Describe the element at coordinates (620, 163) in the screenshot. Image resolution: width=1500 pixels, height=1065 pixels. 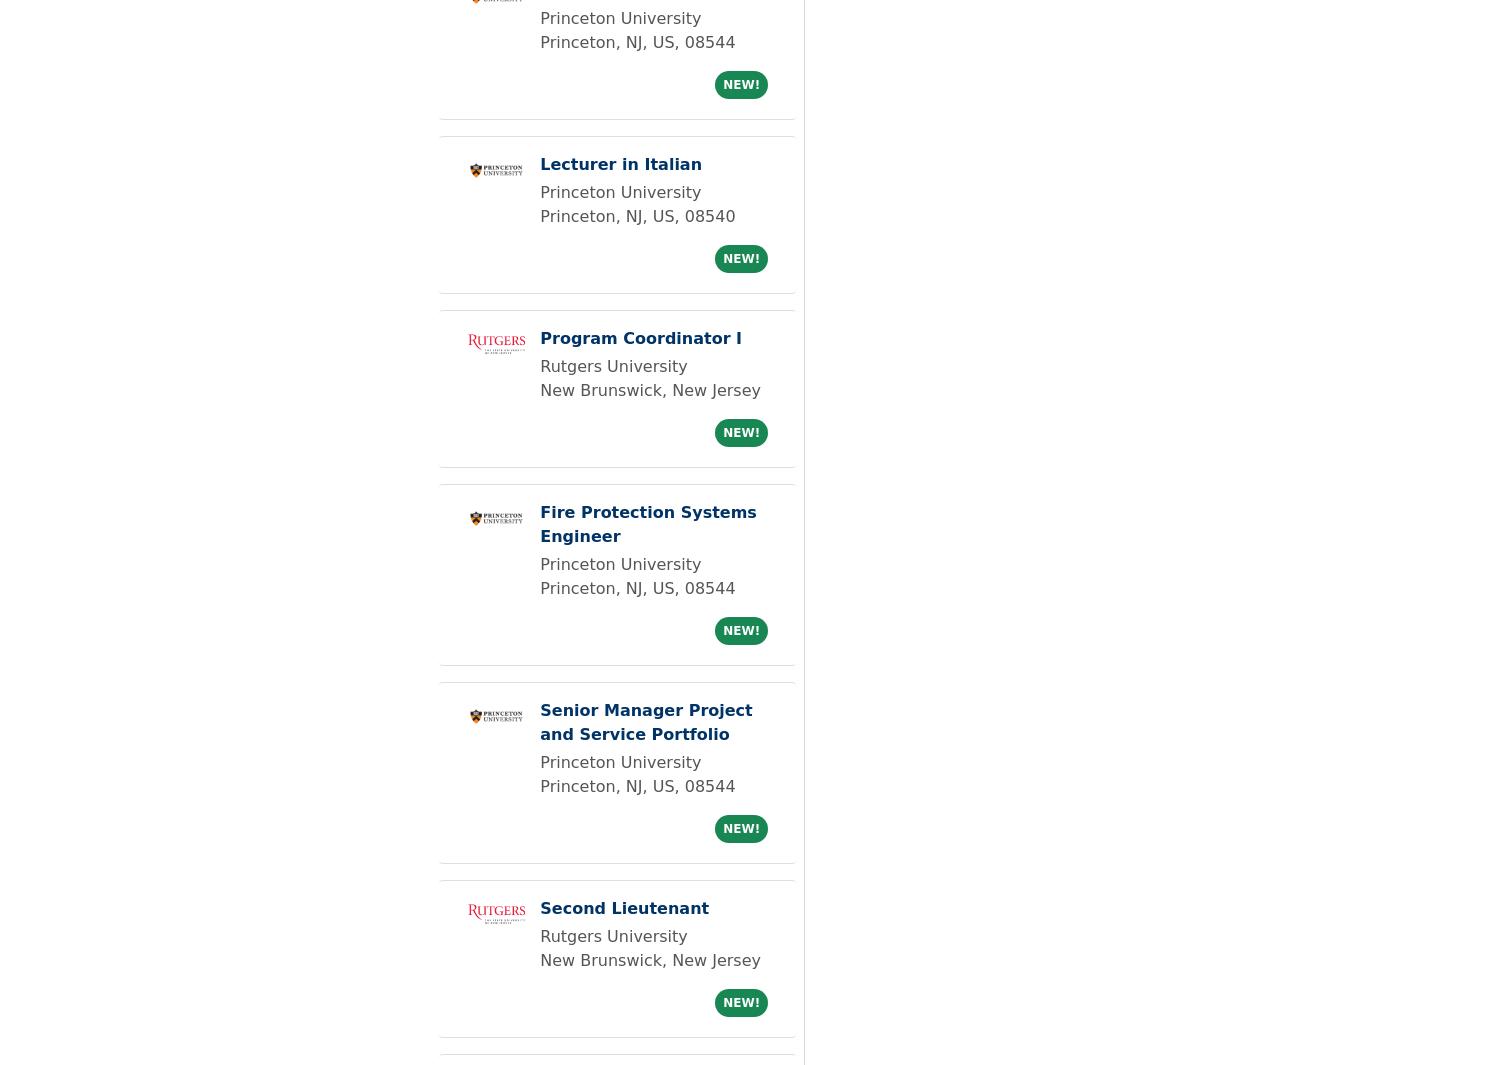
I see `'Lecturer in Italian'` at that location.